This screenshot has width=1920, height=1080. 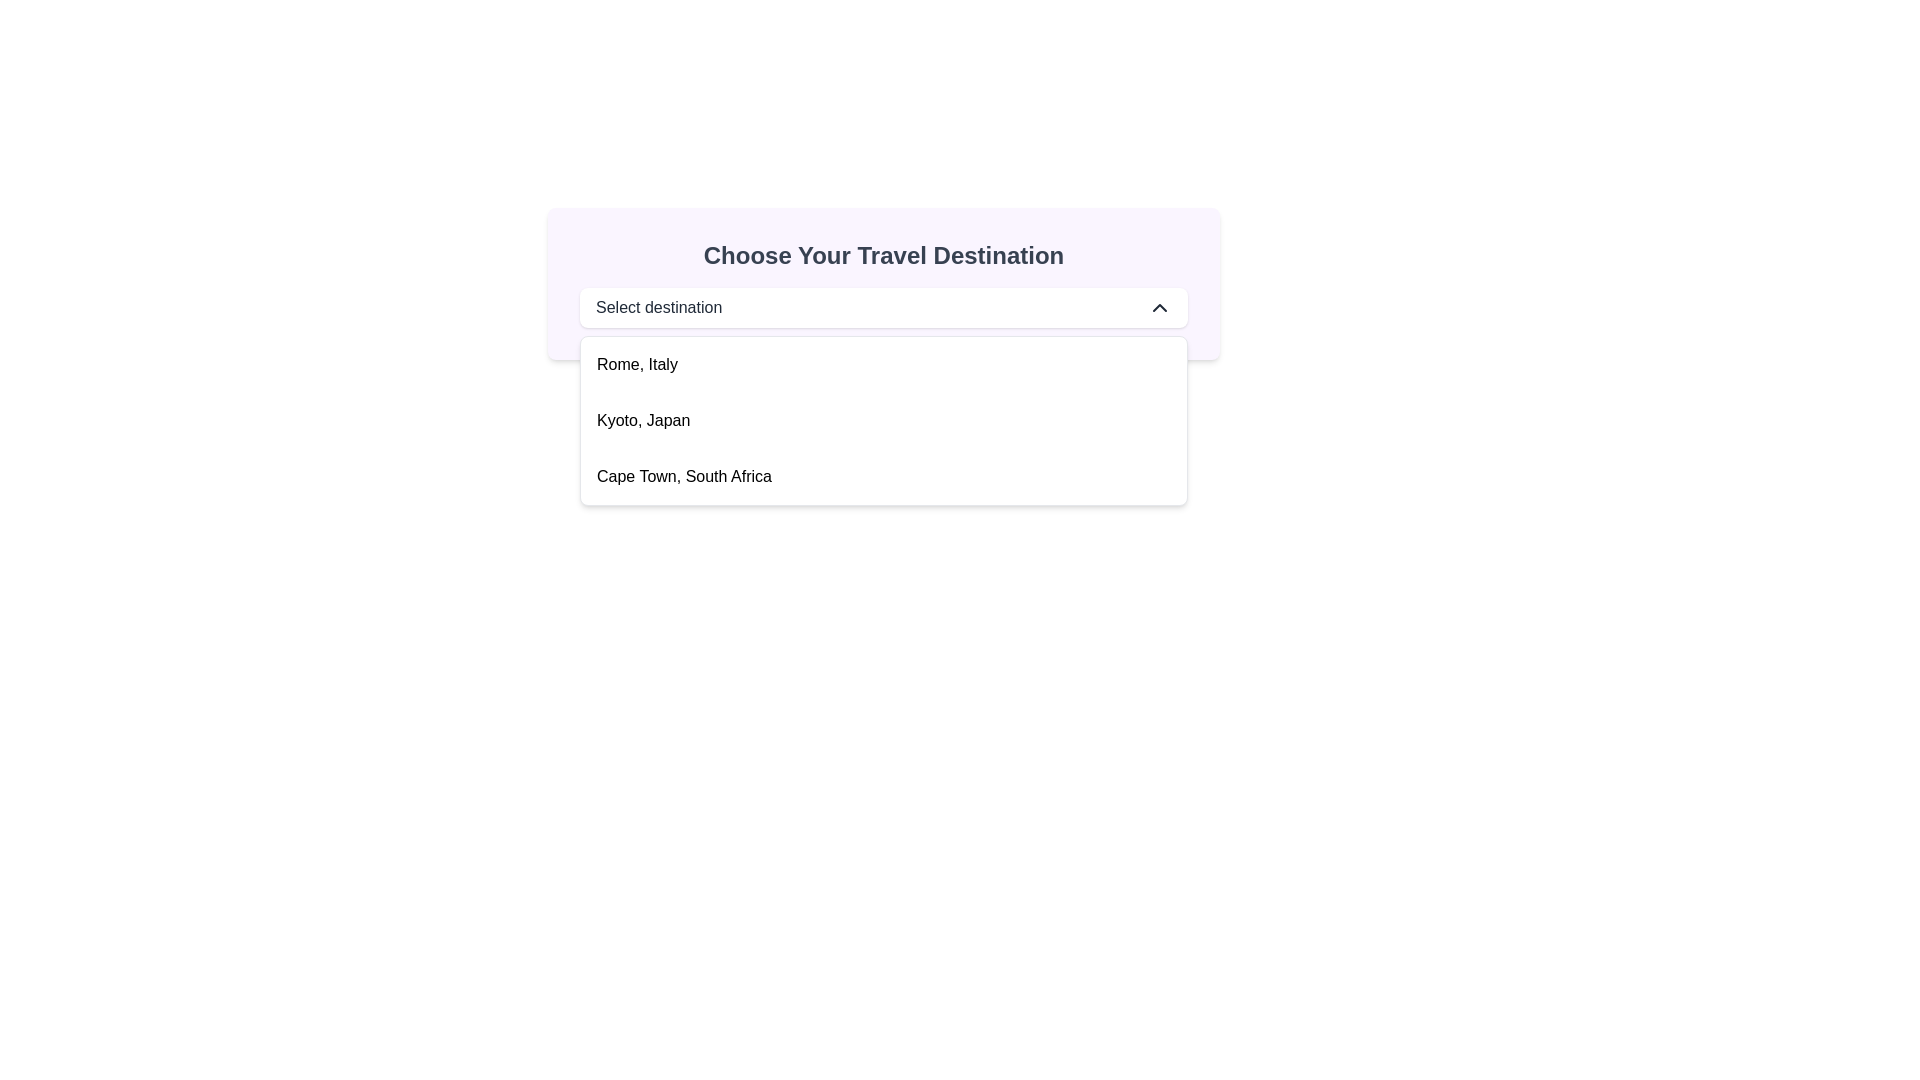 What do you see at coordinates (882, 419) in the screenshot?
I see `the dropdown menu option 'Kyoto, Japan', which is the second item in the list` at bounding box center [882, 419].